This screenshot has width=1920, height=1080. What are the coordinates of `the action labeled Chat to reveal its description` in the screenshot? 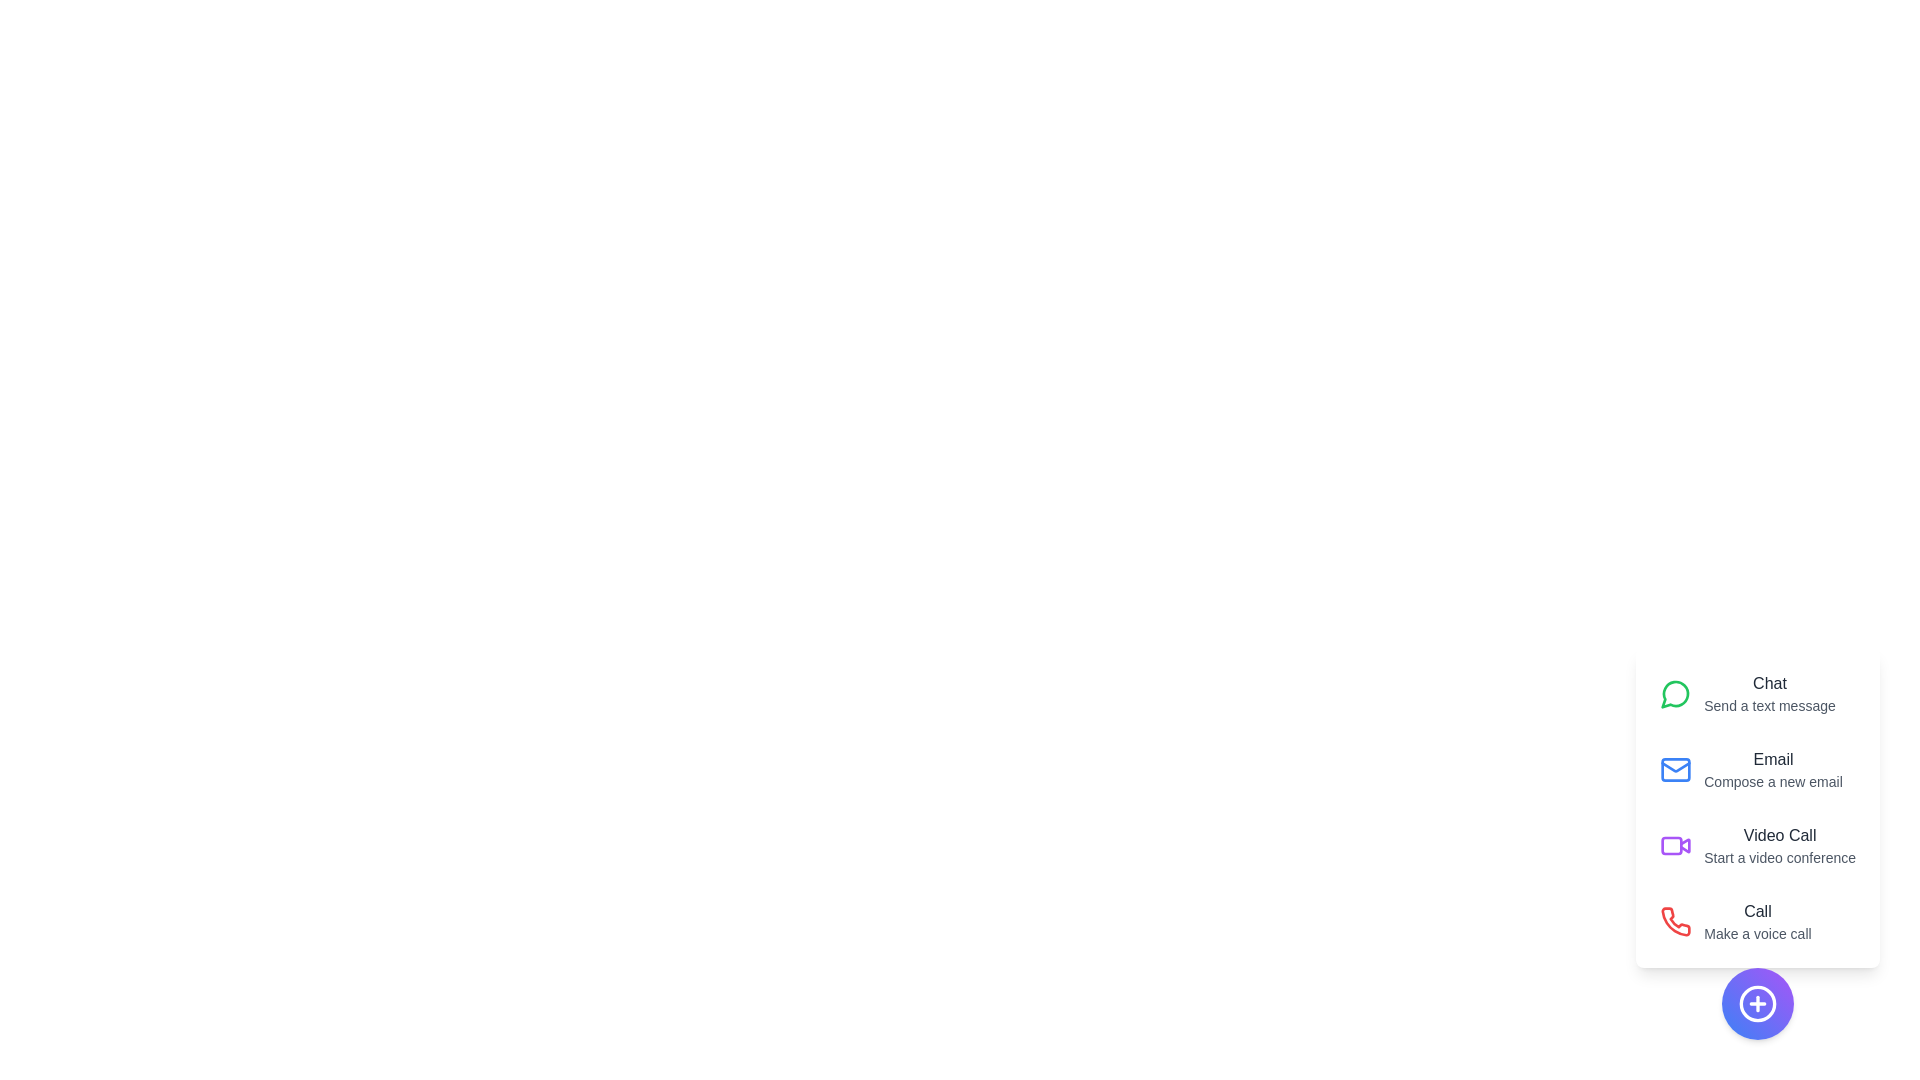 It's located at (1757, 693).